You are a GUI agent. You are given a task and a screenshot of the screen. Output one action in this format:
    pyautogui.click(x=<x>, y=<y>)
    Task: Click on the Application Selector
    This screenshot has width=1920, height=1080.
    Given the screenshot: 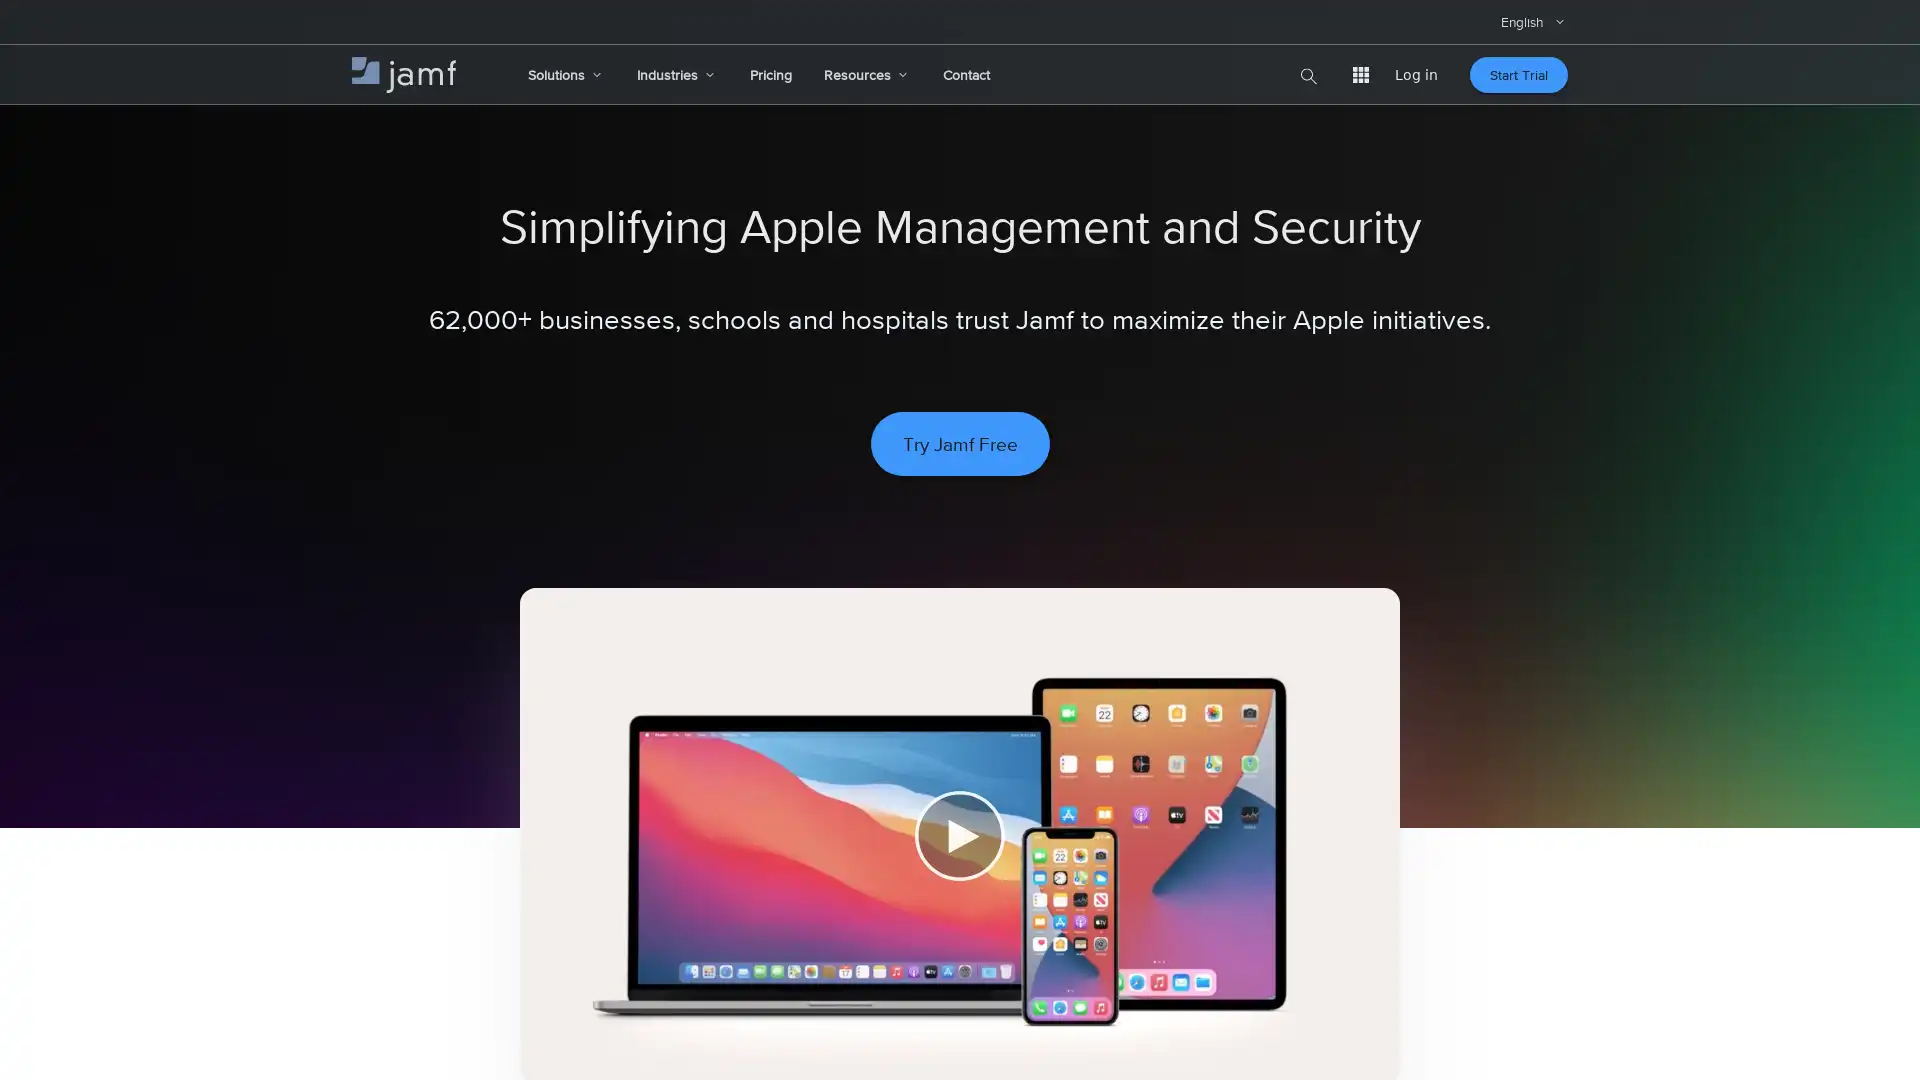 What is the action you would take?
    pyautogui.click(x=1360, y=73)
    